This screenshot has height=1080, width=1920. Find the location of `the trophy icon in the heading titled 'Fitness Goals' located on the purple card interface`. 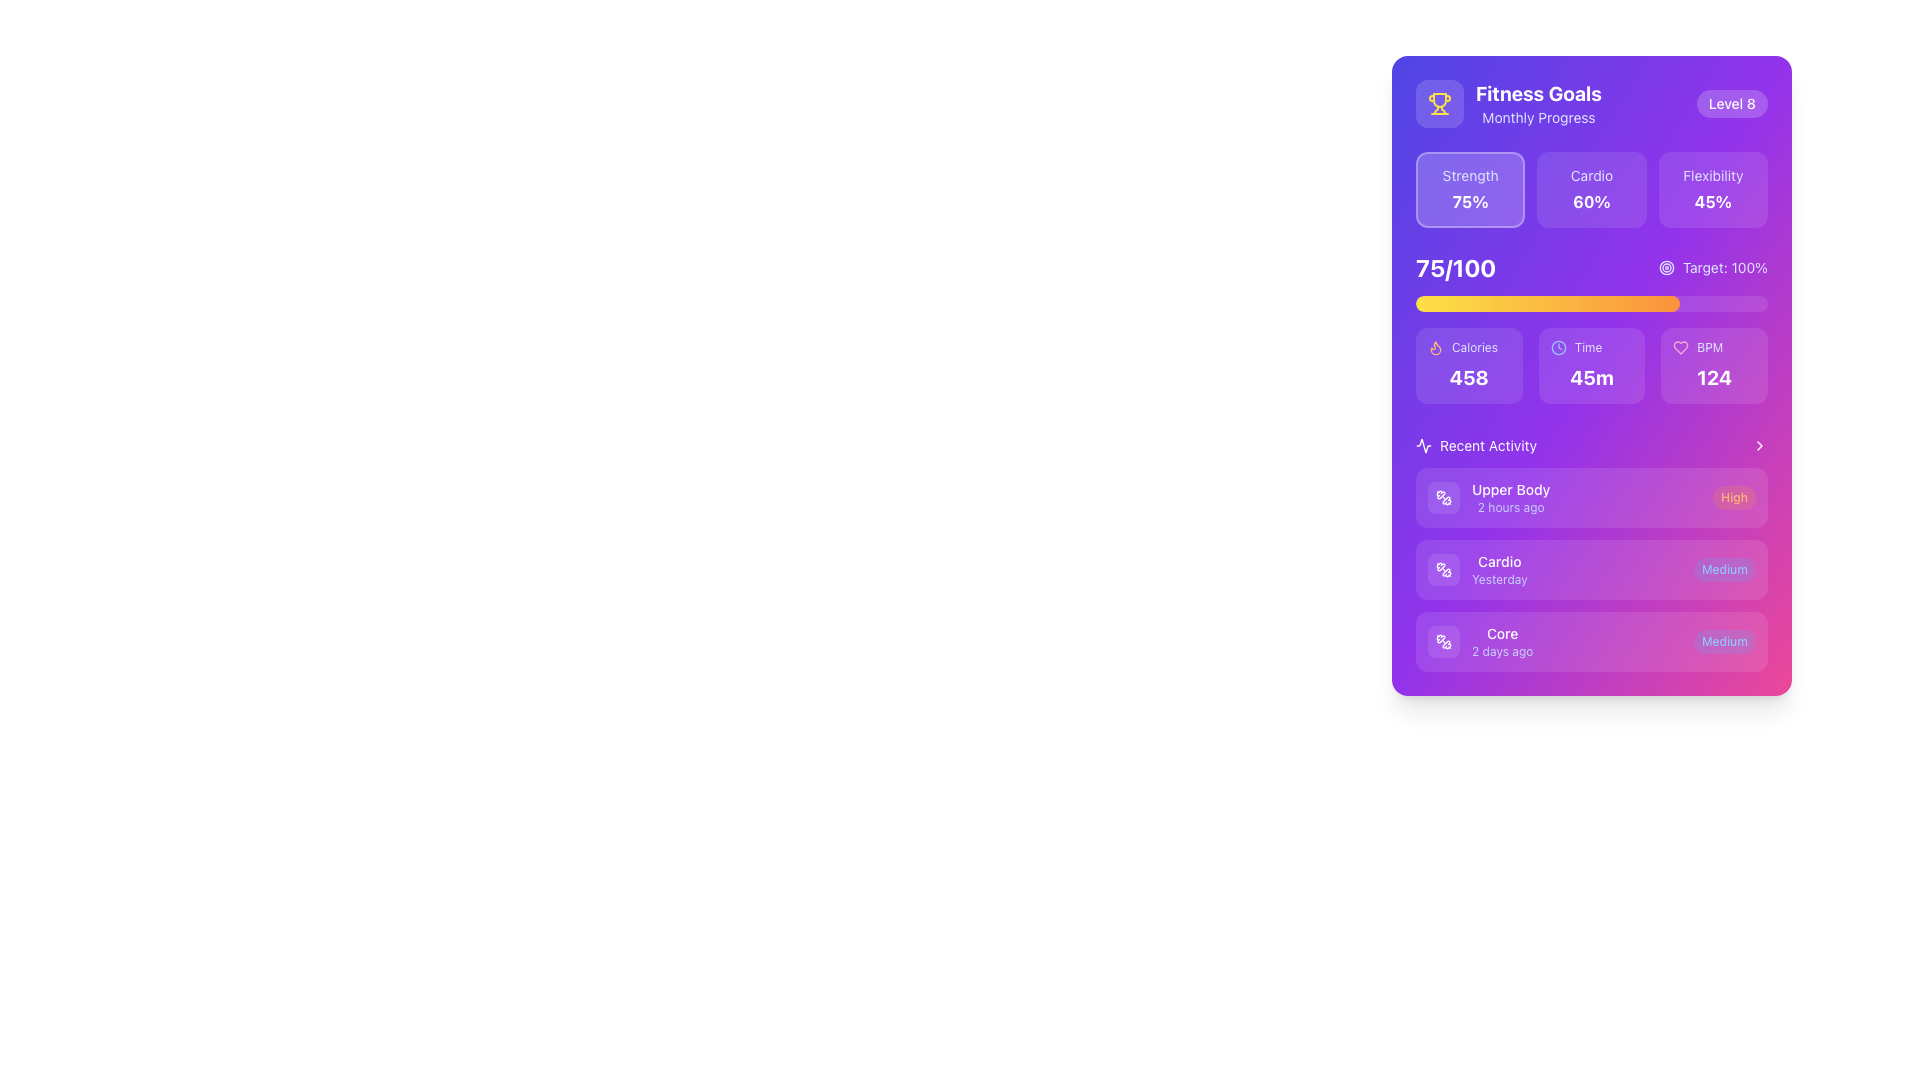

the trophy icon in the heading titled 'Fitness Goals' located on the purple card interface is located at coordinates (1508, 104).